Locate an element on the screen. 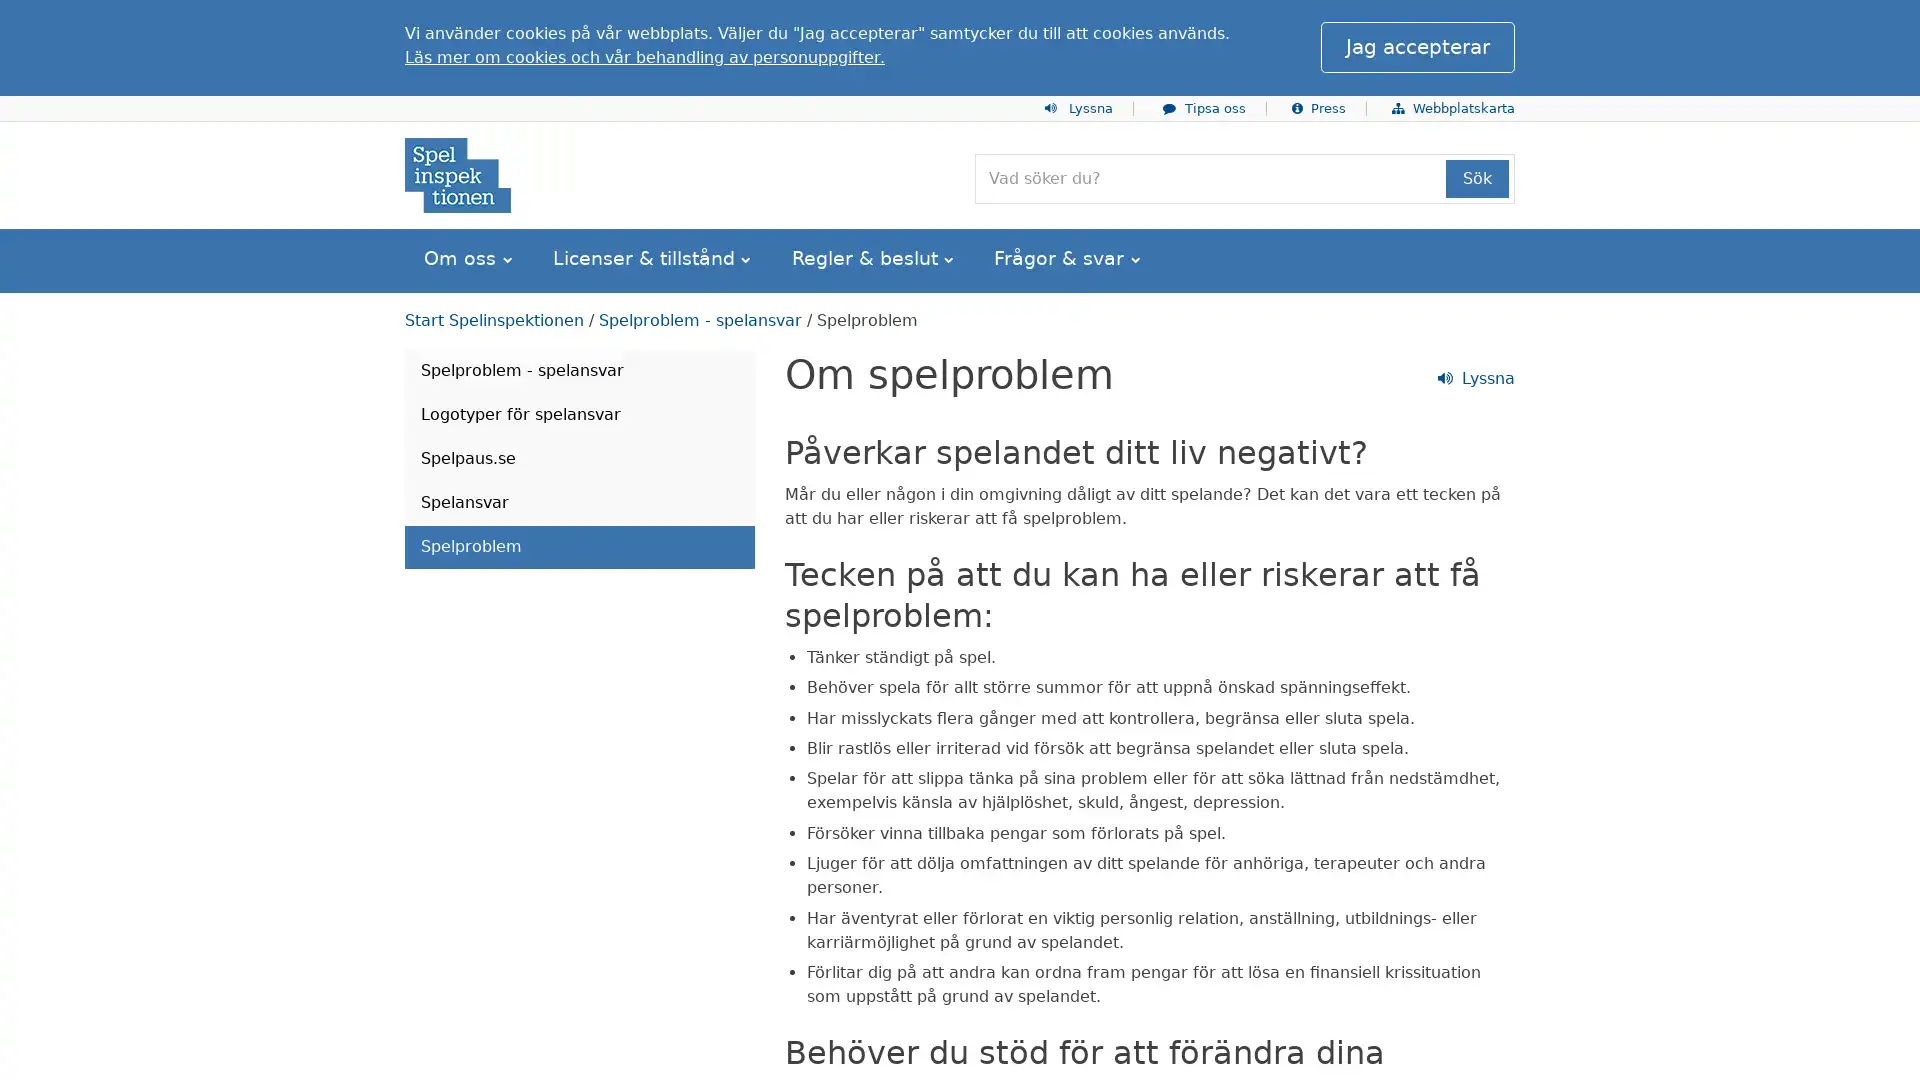  ReadSpeaker webReader: Lyssna med webReader is located at coordinates (483, 23).